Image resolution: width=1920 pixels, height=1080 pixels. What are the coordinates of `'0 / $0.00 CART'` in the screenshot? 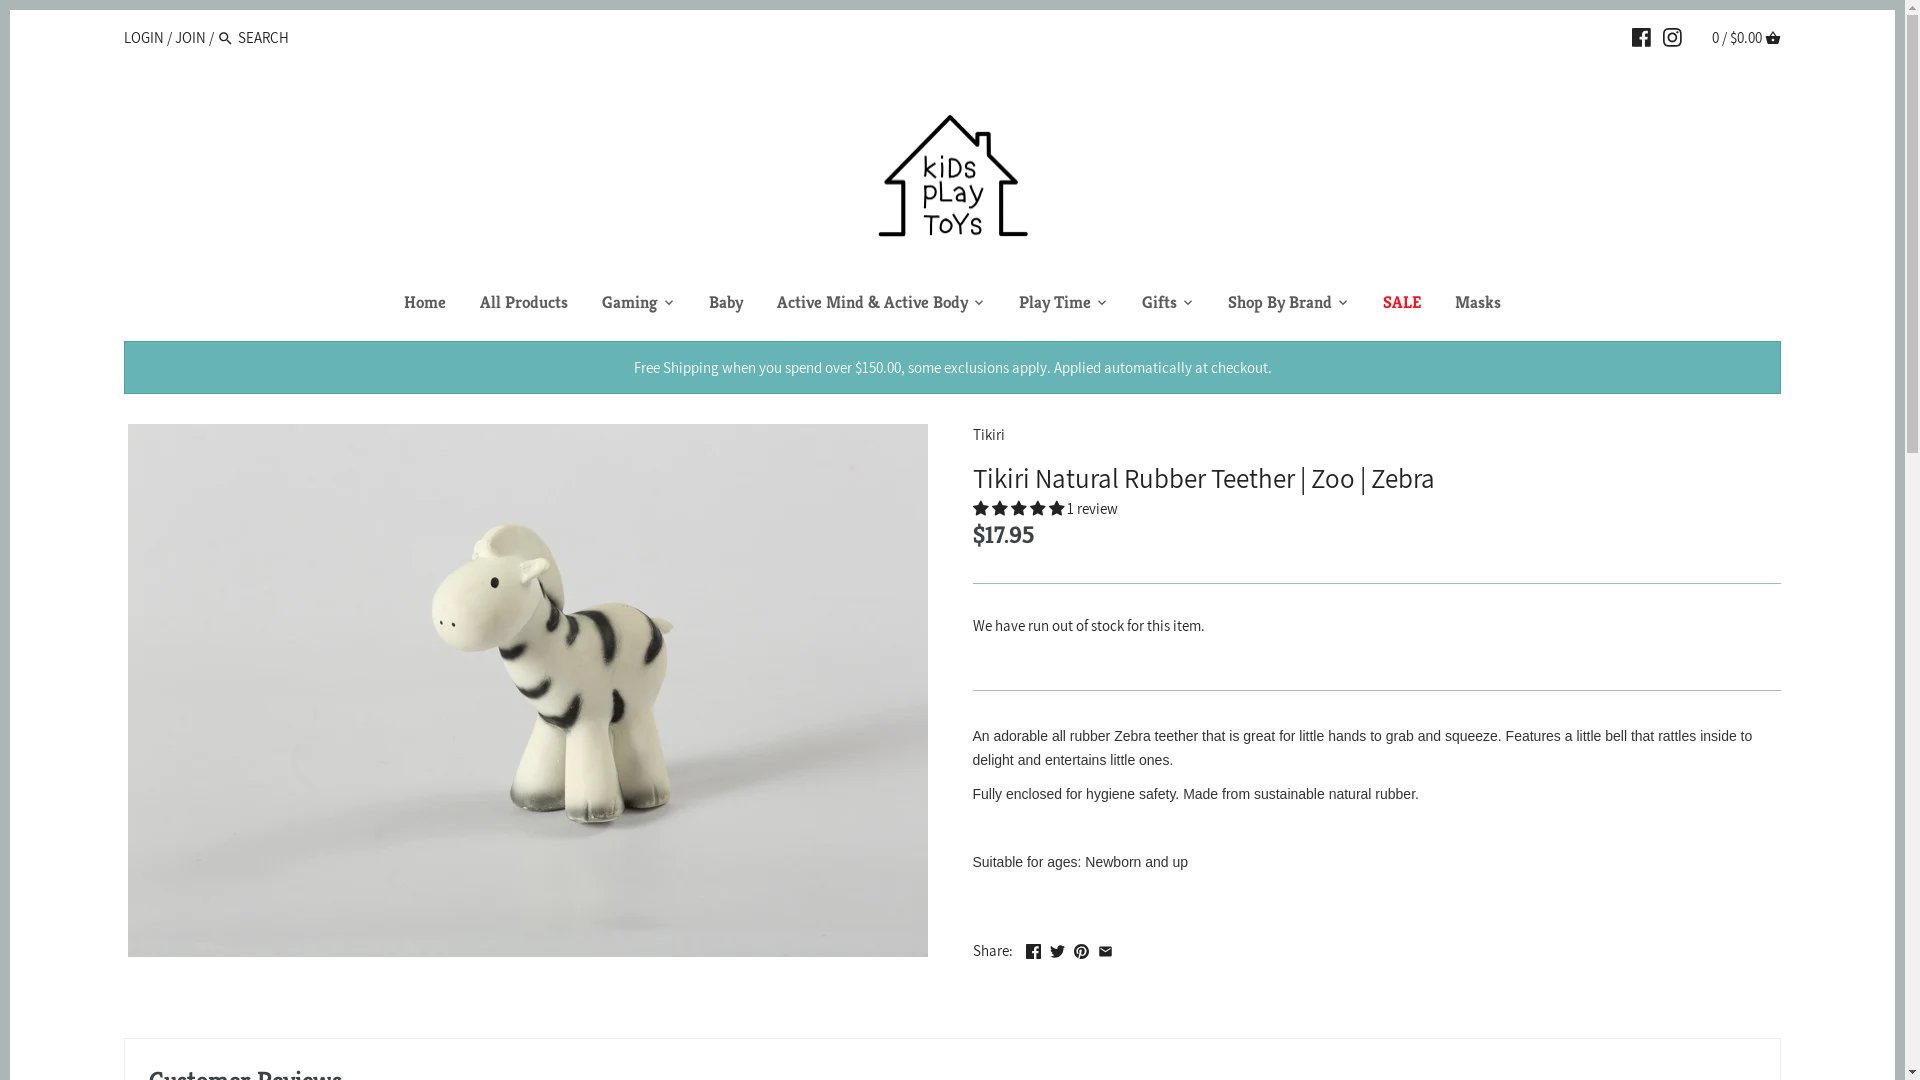 It's located at (1745, 37).